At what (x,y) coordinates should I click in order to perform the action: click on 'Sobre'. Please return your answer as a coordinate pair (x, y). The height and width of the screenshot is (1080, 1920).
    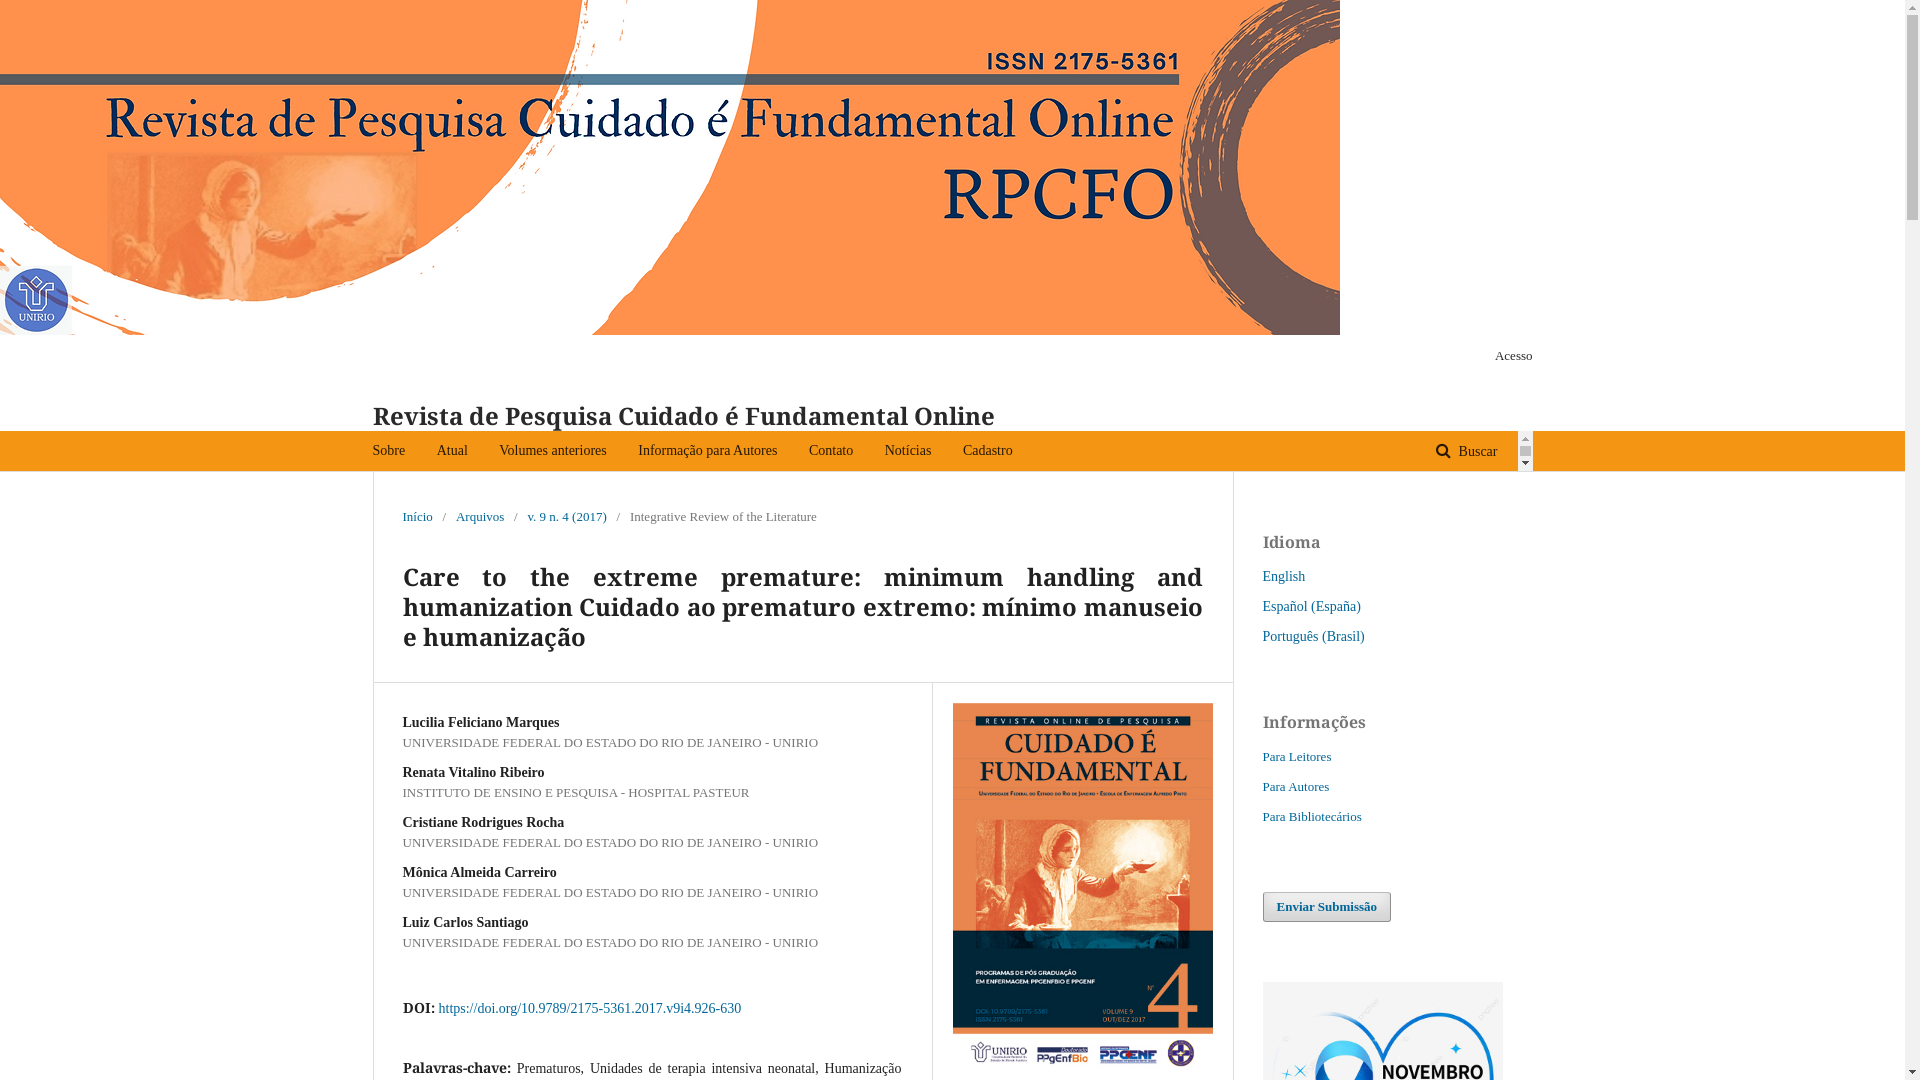
    Looking at the image, I should click on (388, 451).